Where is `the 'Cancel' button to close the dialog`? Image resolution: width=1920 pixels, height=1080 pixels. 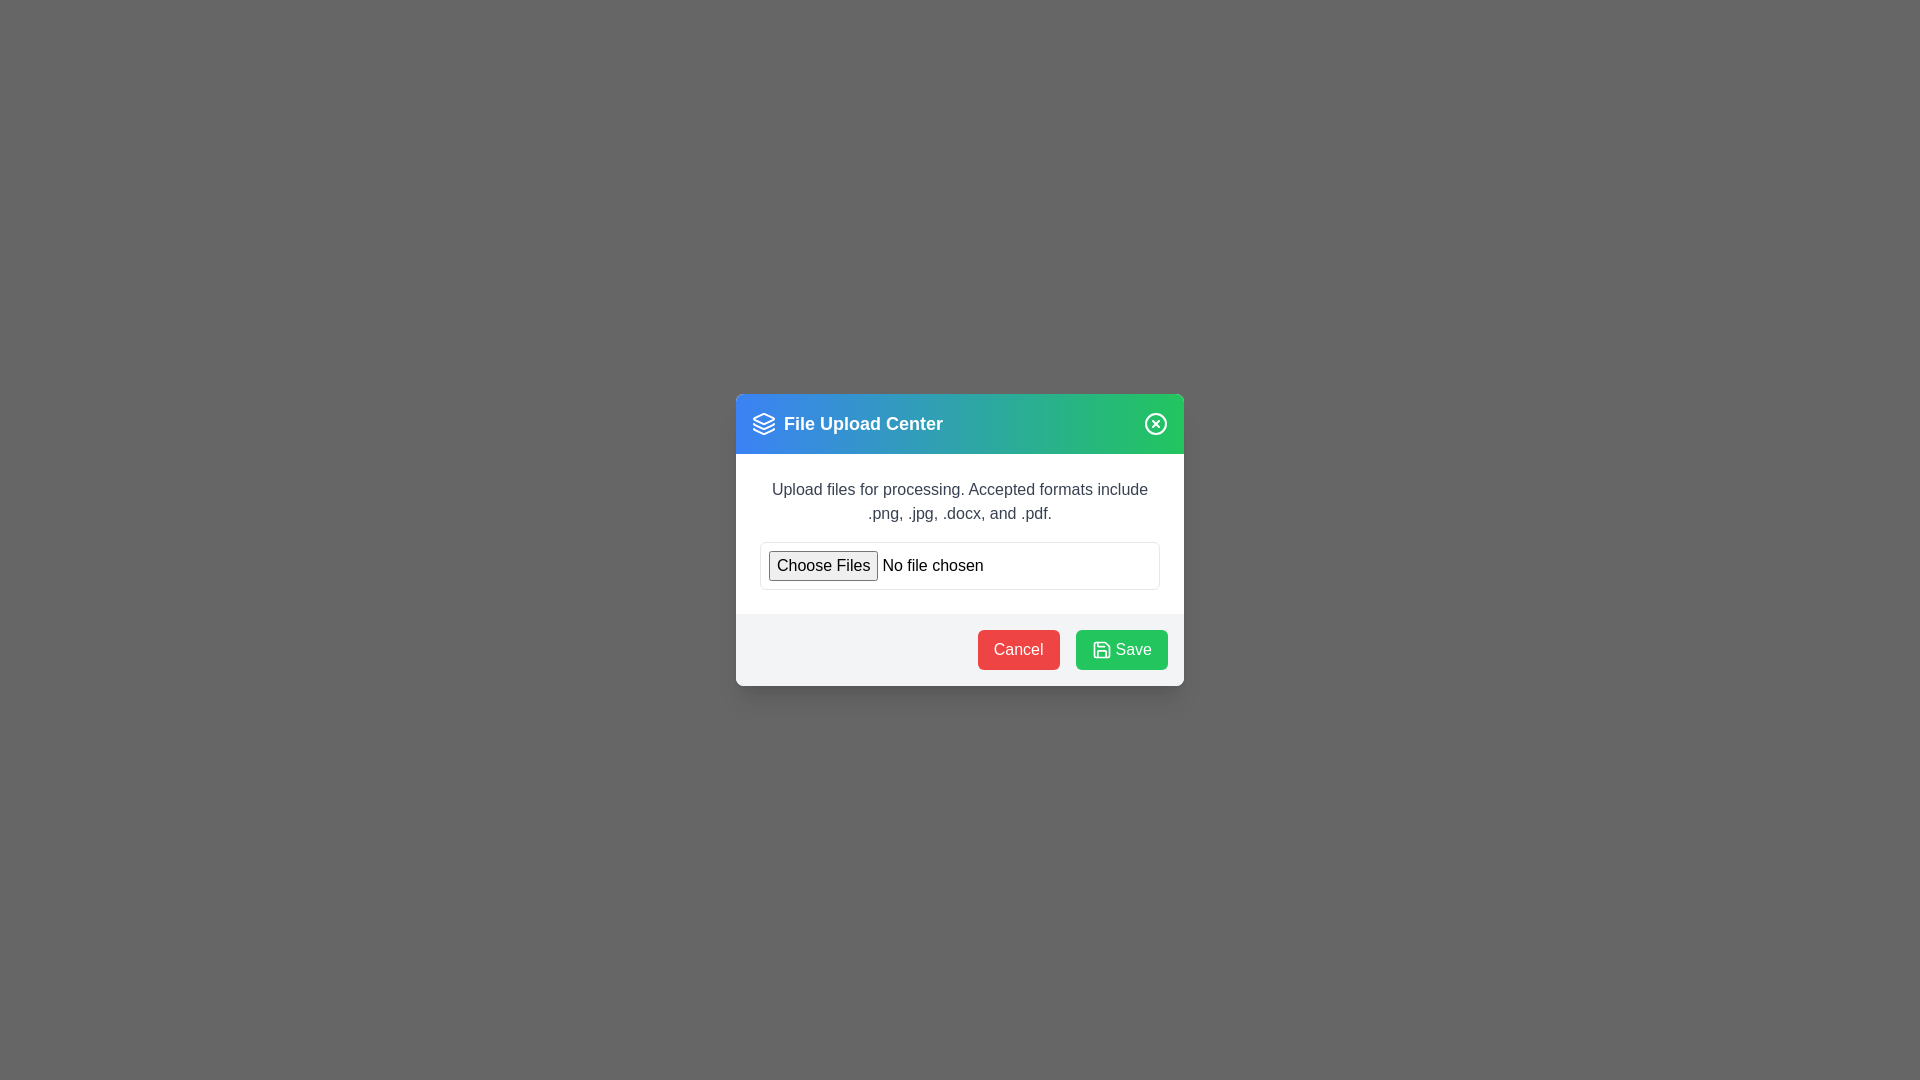
the 'Cancel' button to close the dialog is located at coordinates (1018, 650).